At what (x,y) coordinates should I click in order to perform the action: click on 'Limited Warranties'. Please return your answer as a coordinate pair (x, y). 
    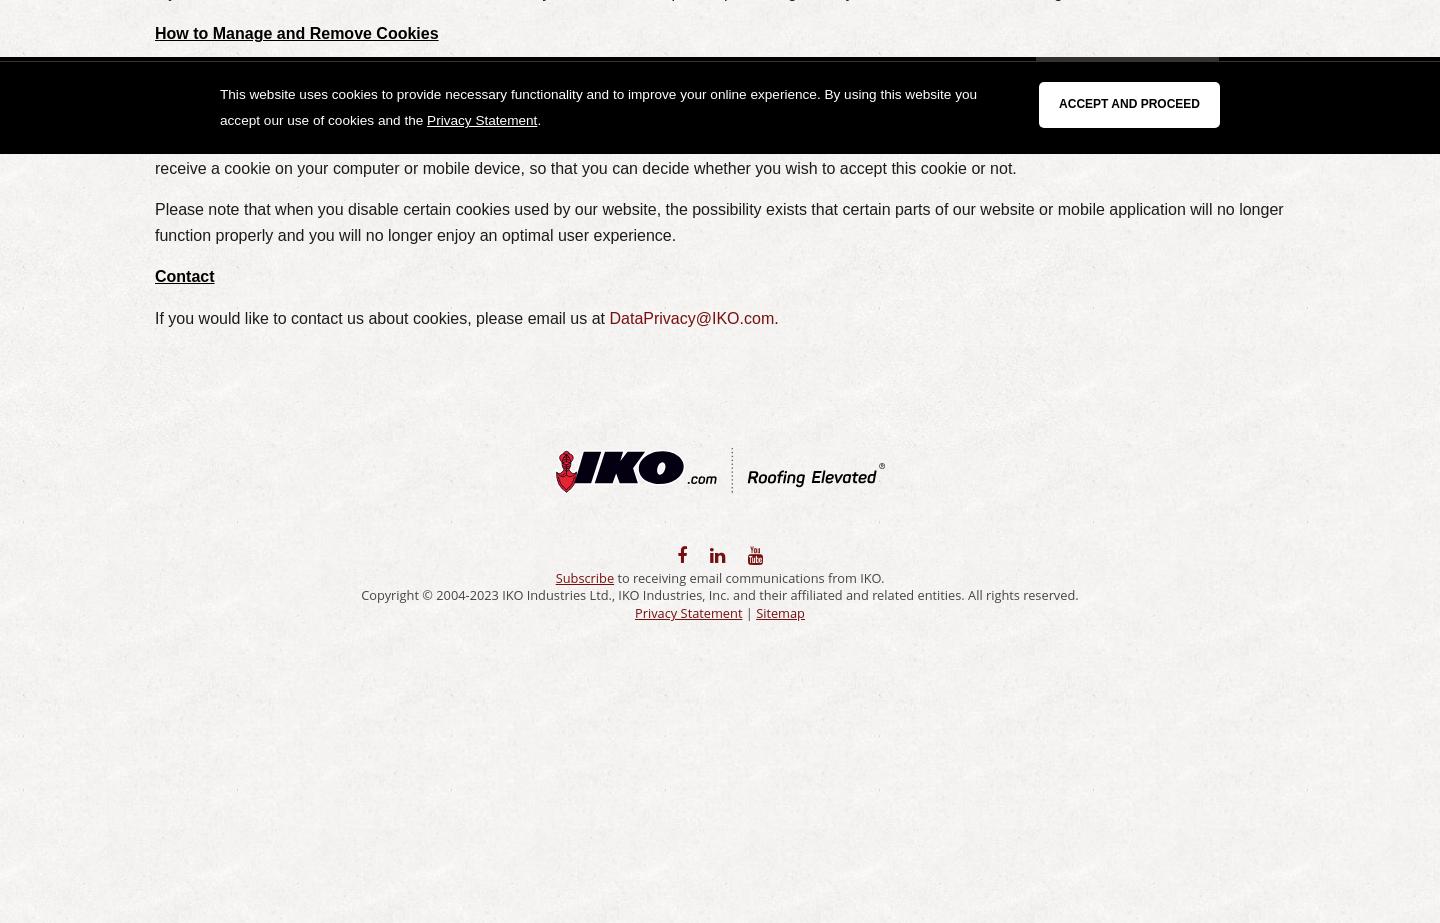
    Looking at the image, I should click on (664, 80).